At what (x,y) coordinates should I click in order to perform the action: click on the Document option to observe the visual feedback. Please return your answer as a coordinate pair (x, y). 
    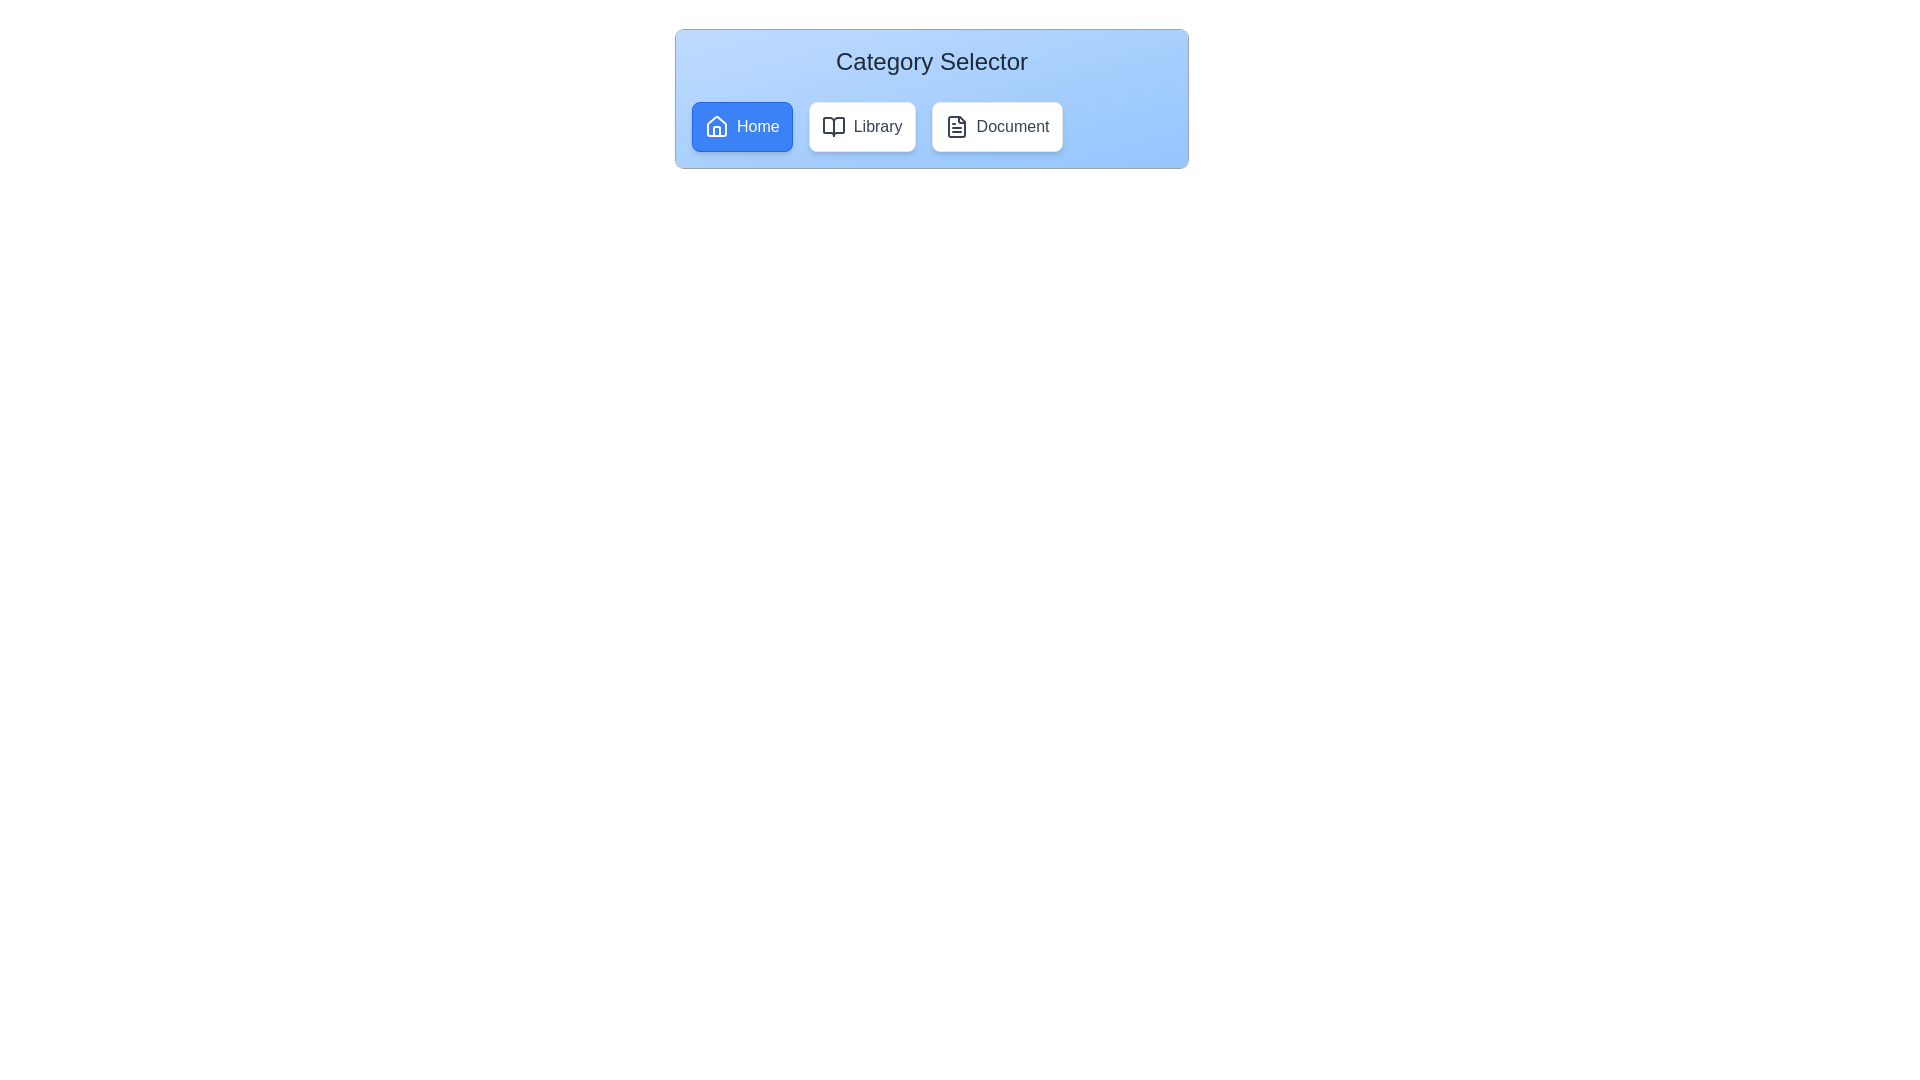
    Looking at the image, I should click on (997, 127).